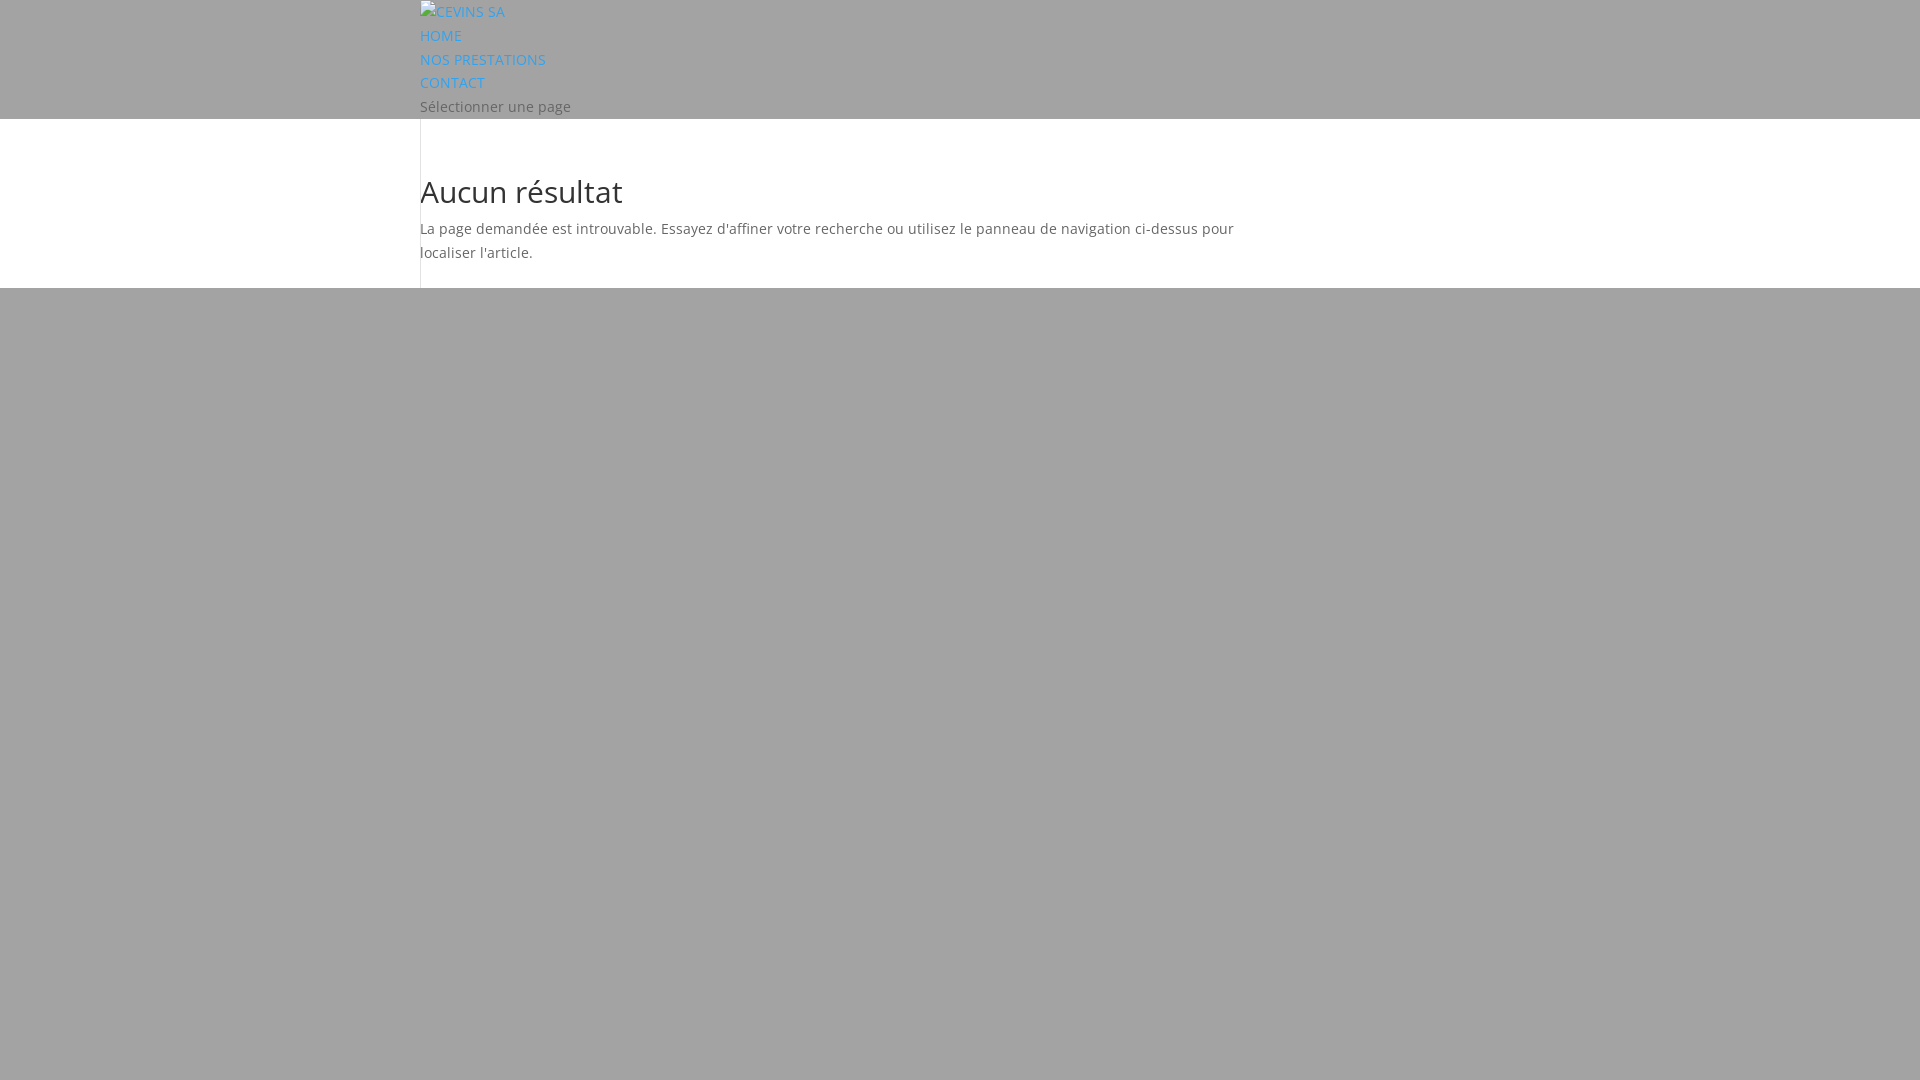 This screenshot has width=1920, height=1080. What do you see at coordinates (483, 58) in the screenshot?
I see `'NOS PRESTATIONS'` at bounding box center [483, 58].